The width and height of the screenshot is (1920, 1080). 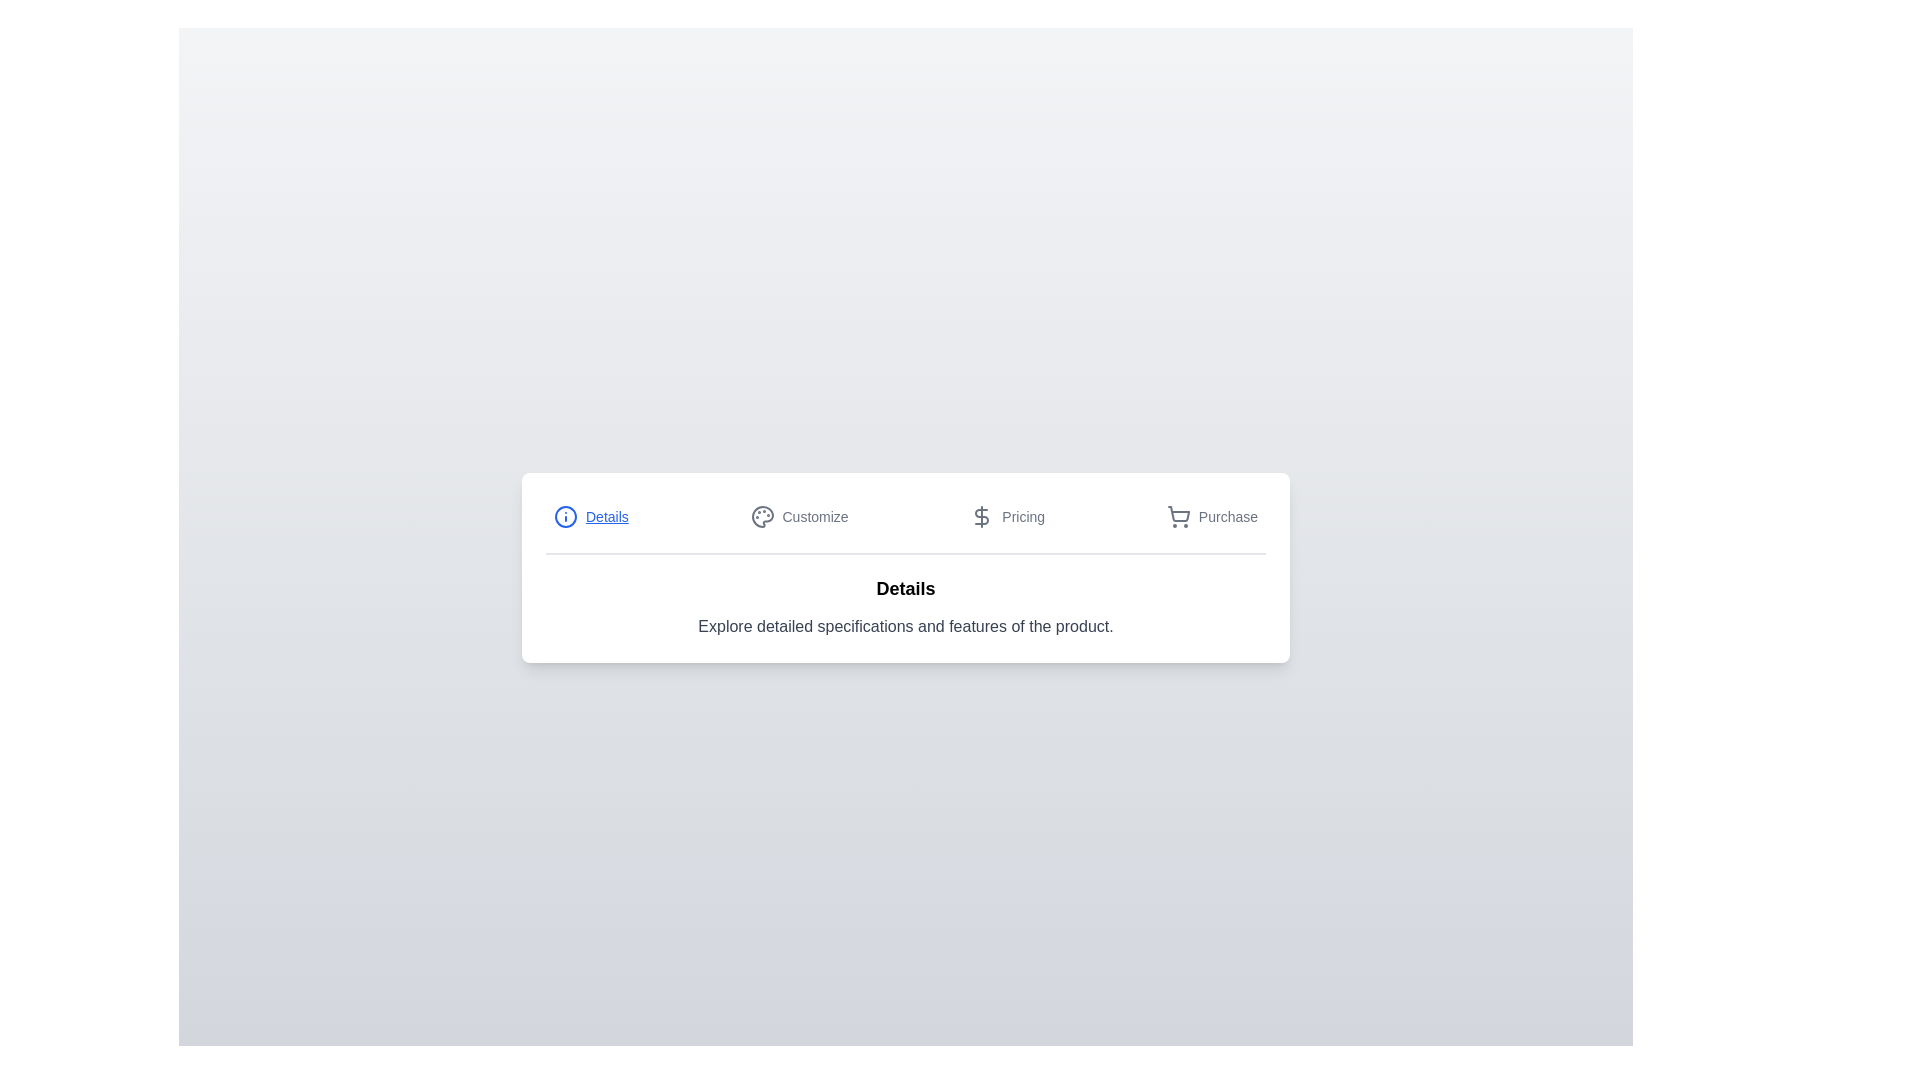 What do you see at coordinates (1177, 515) in the screenshot?
I see `the icon next to the tab title Purchase to perform the action associated with it` at bounding box center [1177, 515].